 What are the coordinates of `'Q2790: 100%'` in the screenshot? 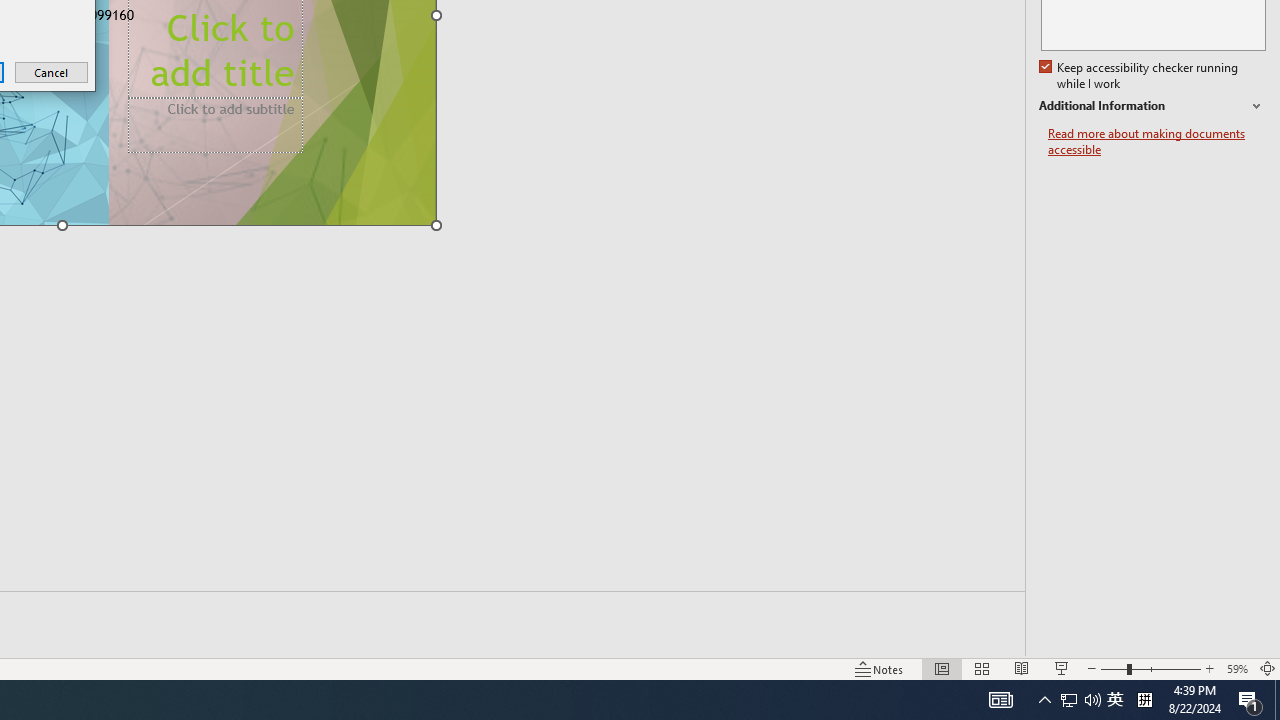 It's located at (1068, 698).